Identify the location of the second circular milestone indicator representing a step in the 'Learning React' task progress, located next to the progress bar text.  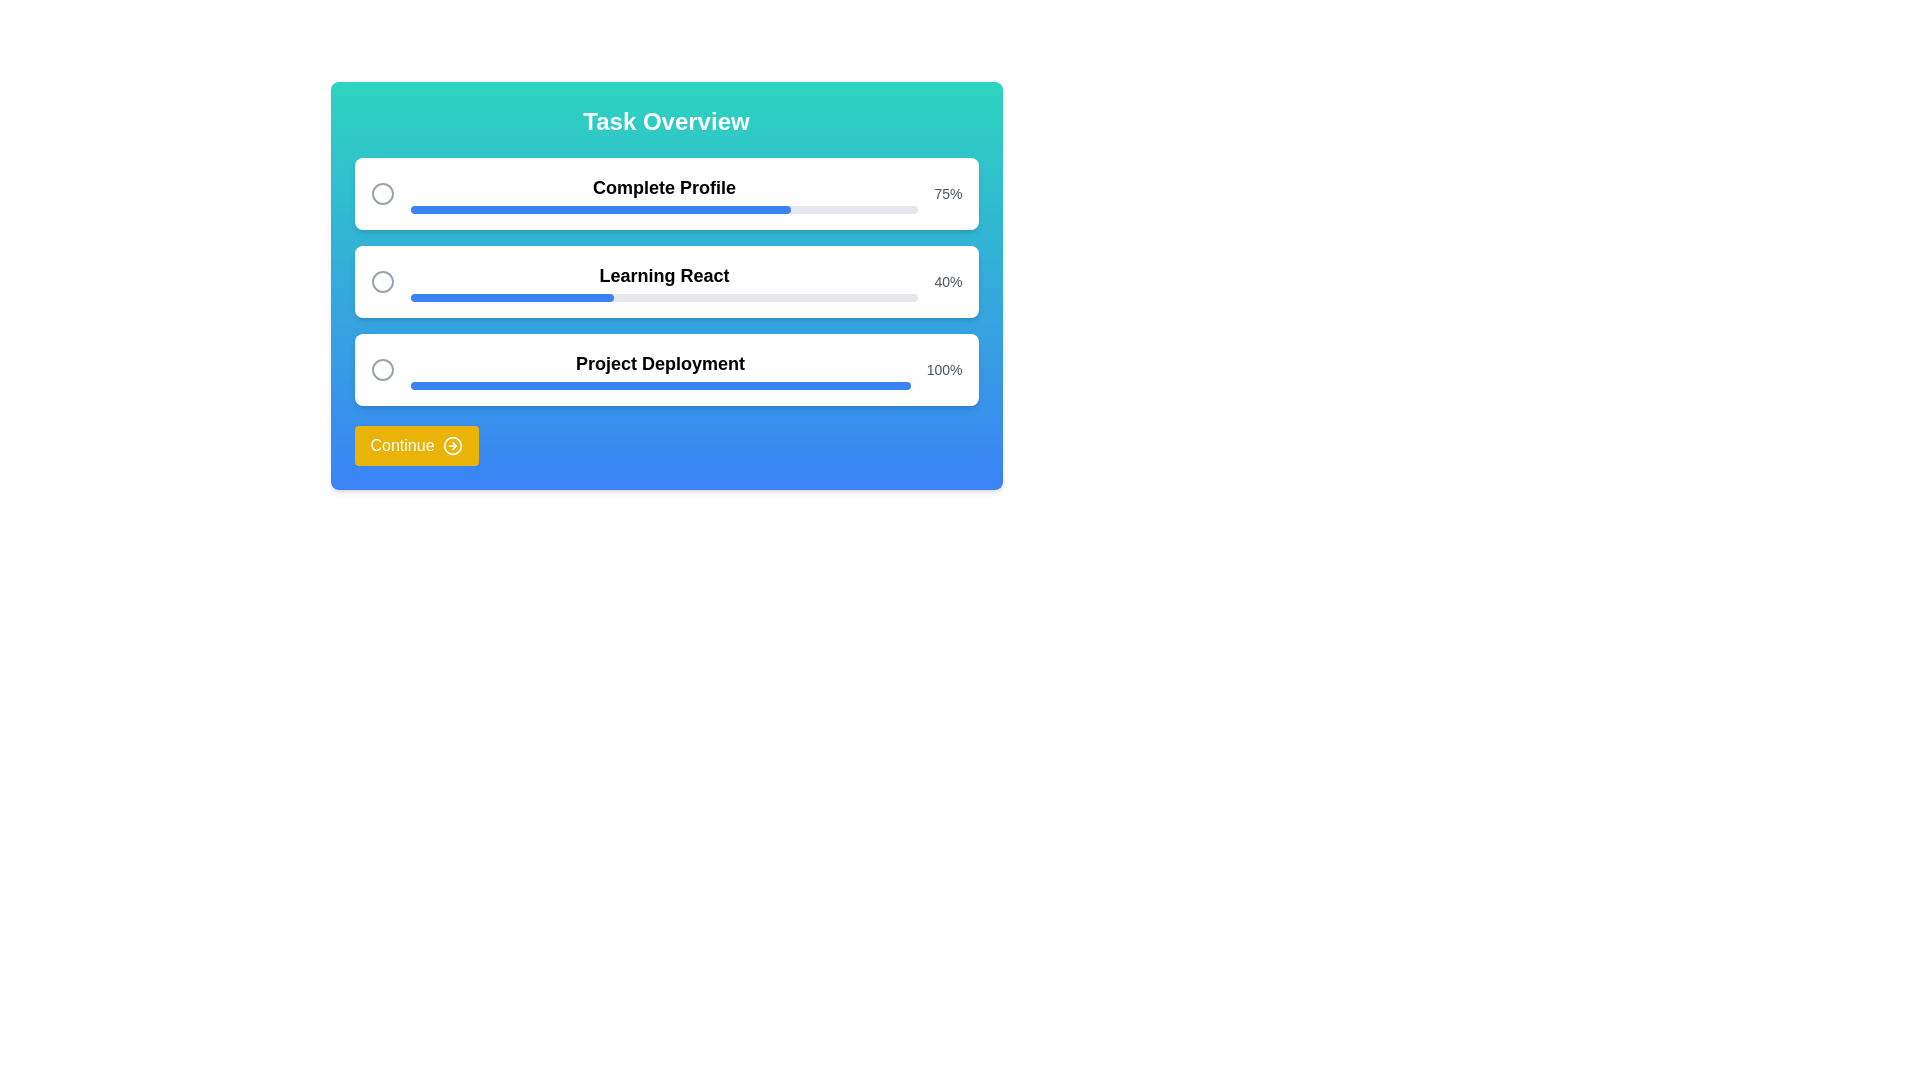
(382, 281).